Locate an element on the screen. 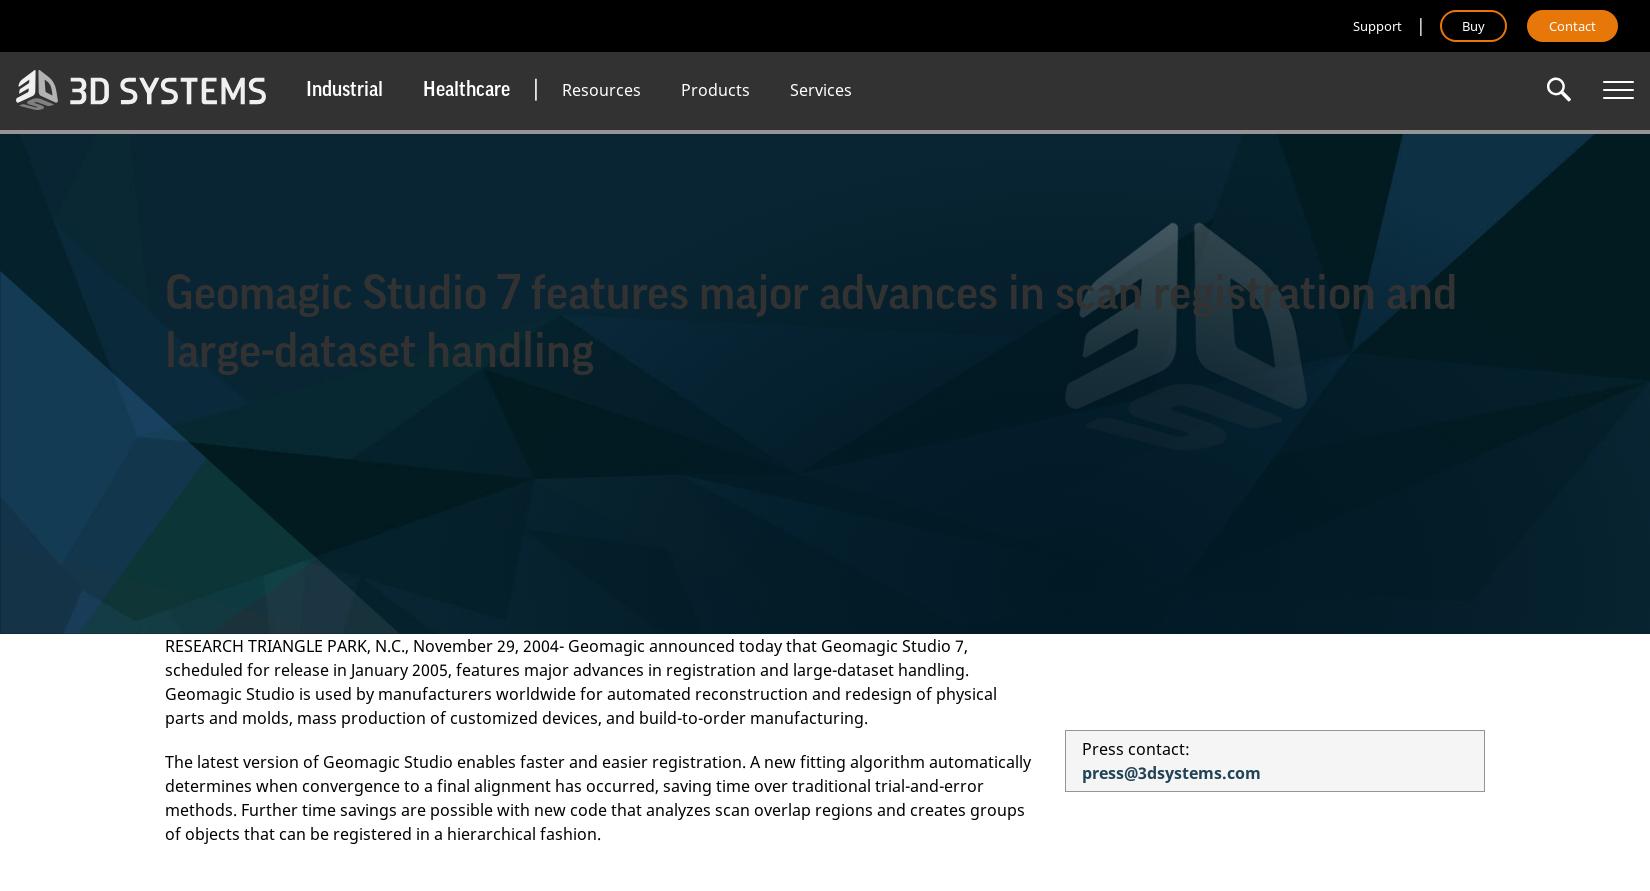 The height and width of the screenshot is (891, 1650). 'Dental Clinics' is located at coordinates (714, 164).